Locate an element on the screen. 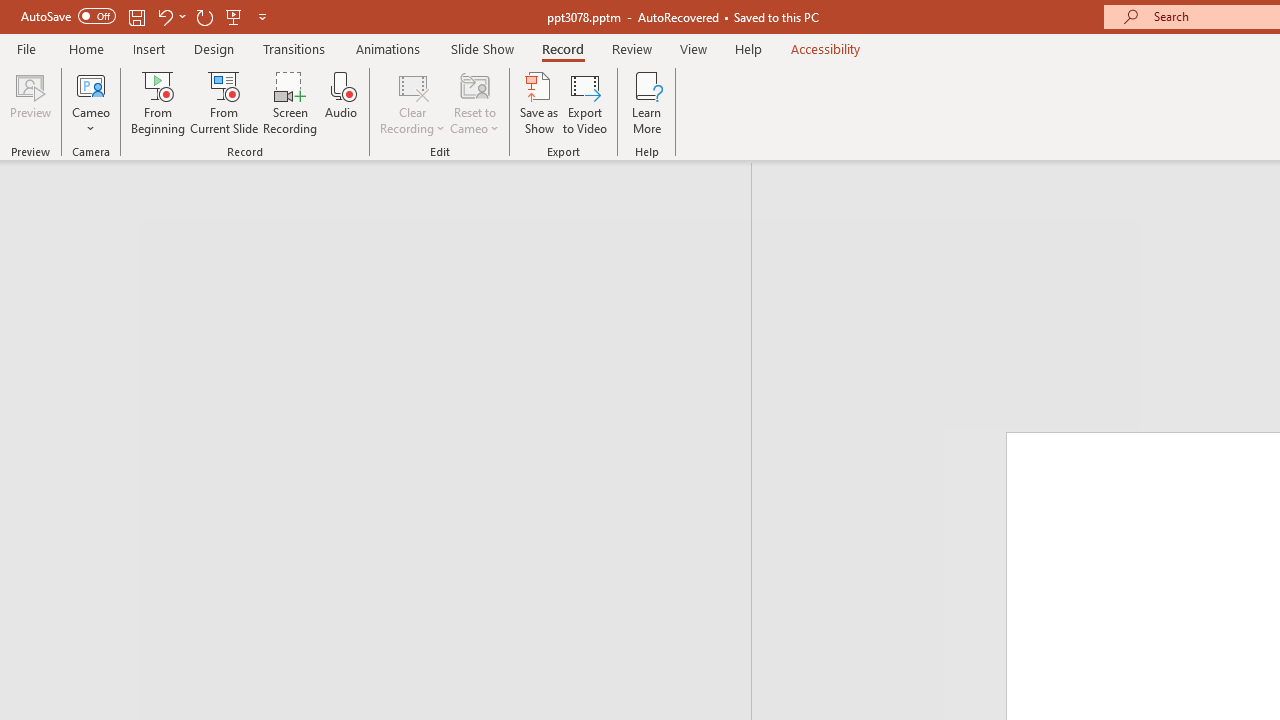 This screenshot has width=1280, height=720. 'Review' is located at coordinates (630, 48).